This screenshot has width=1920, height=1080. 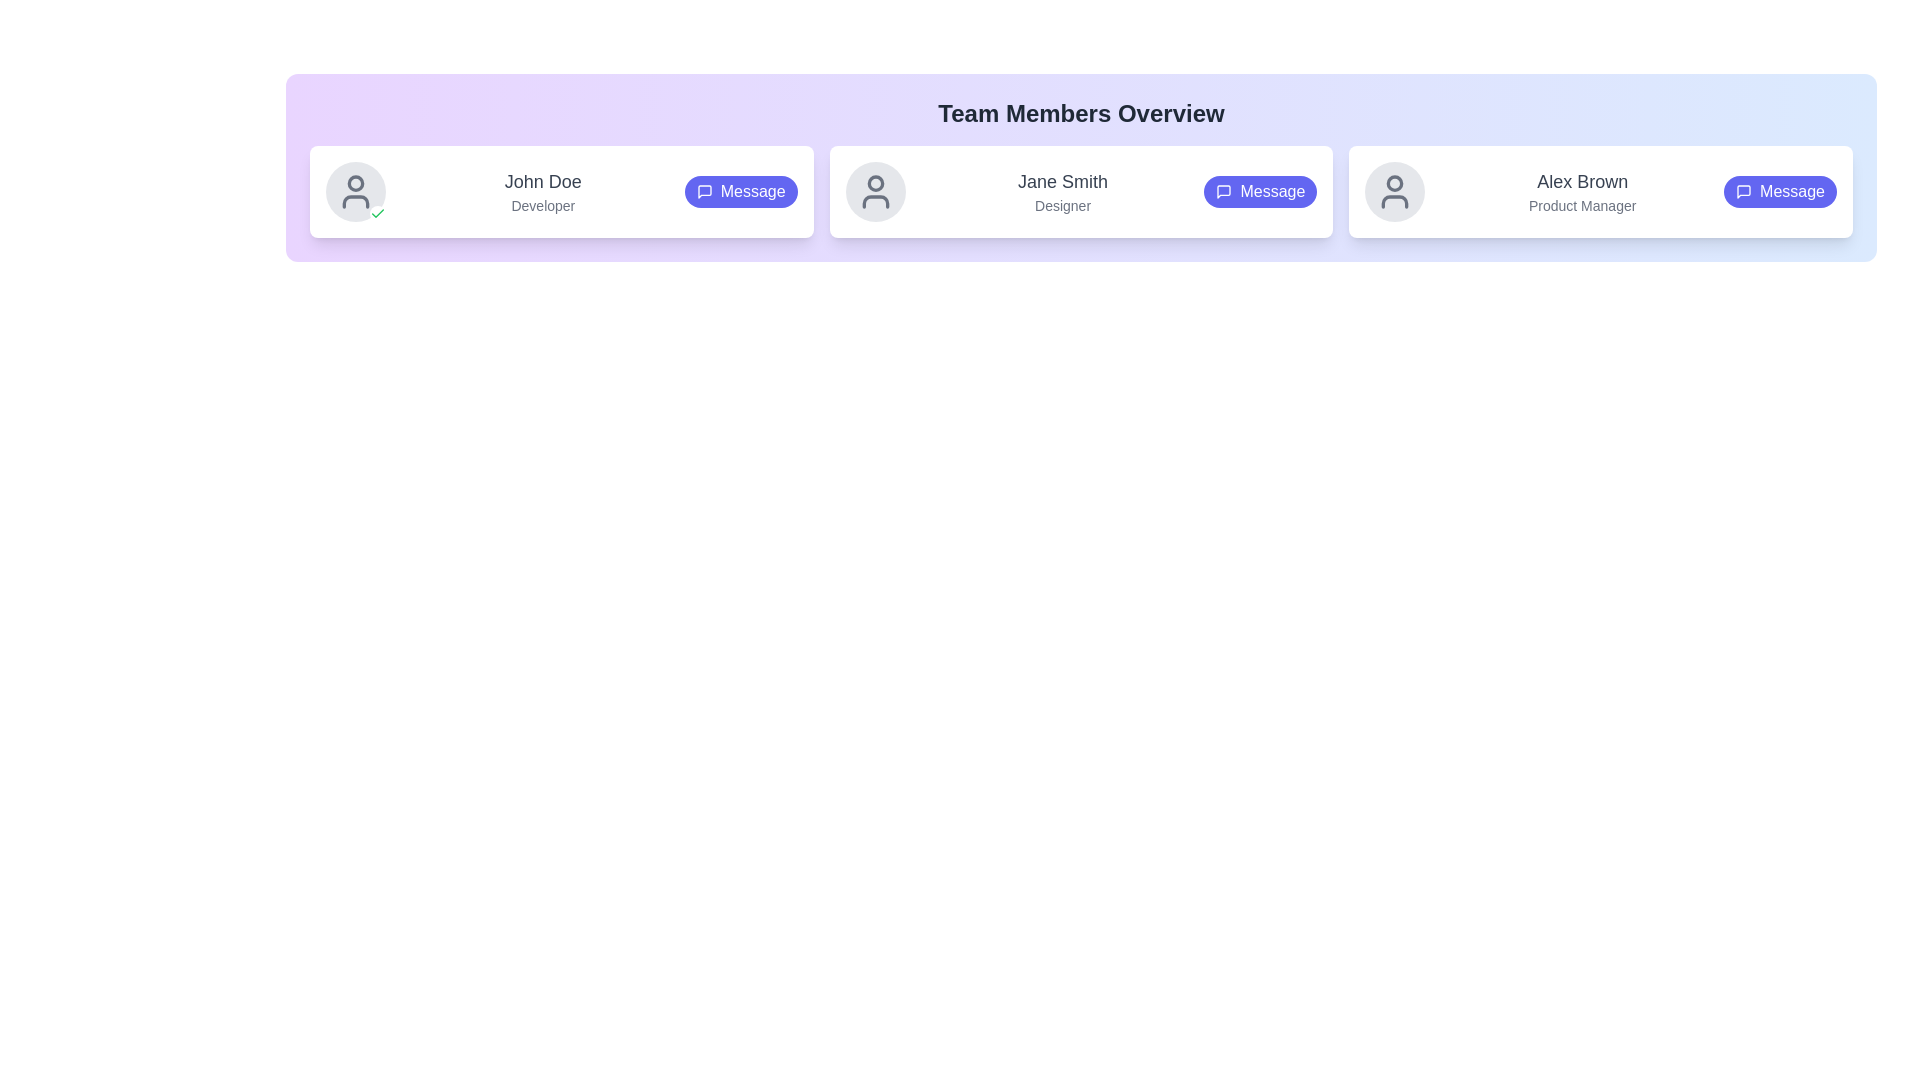 What do you see at coordinates (875, 192) in the screenshot?
I see `the circular icon with a gray background and a dark gray human silhouette, located in the upper-left corner of the card labeled 'Jane Smith' and 'Designer'` at bounding box center [875, 192].